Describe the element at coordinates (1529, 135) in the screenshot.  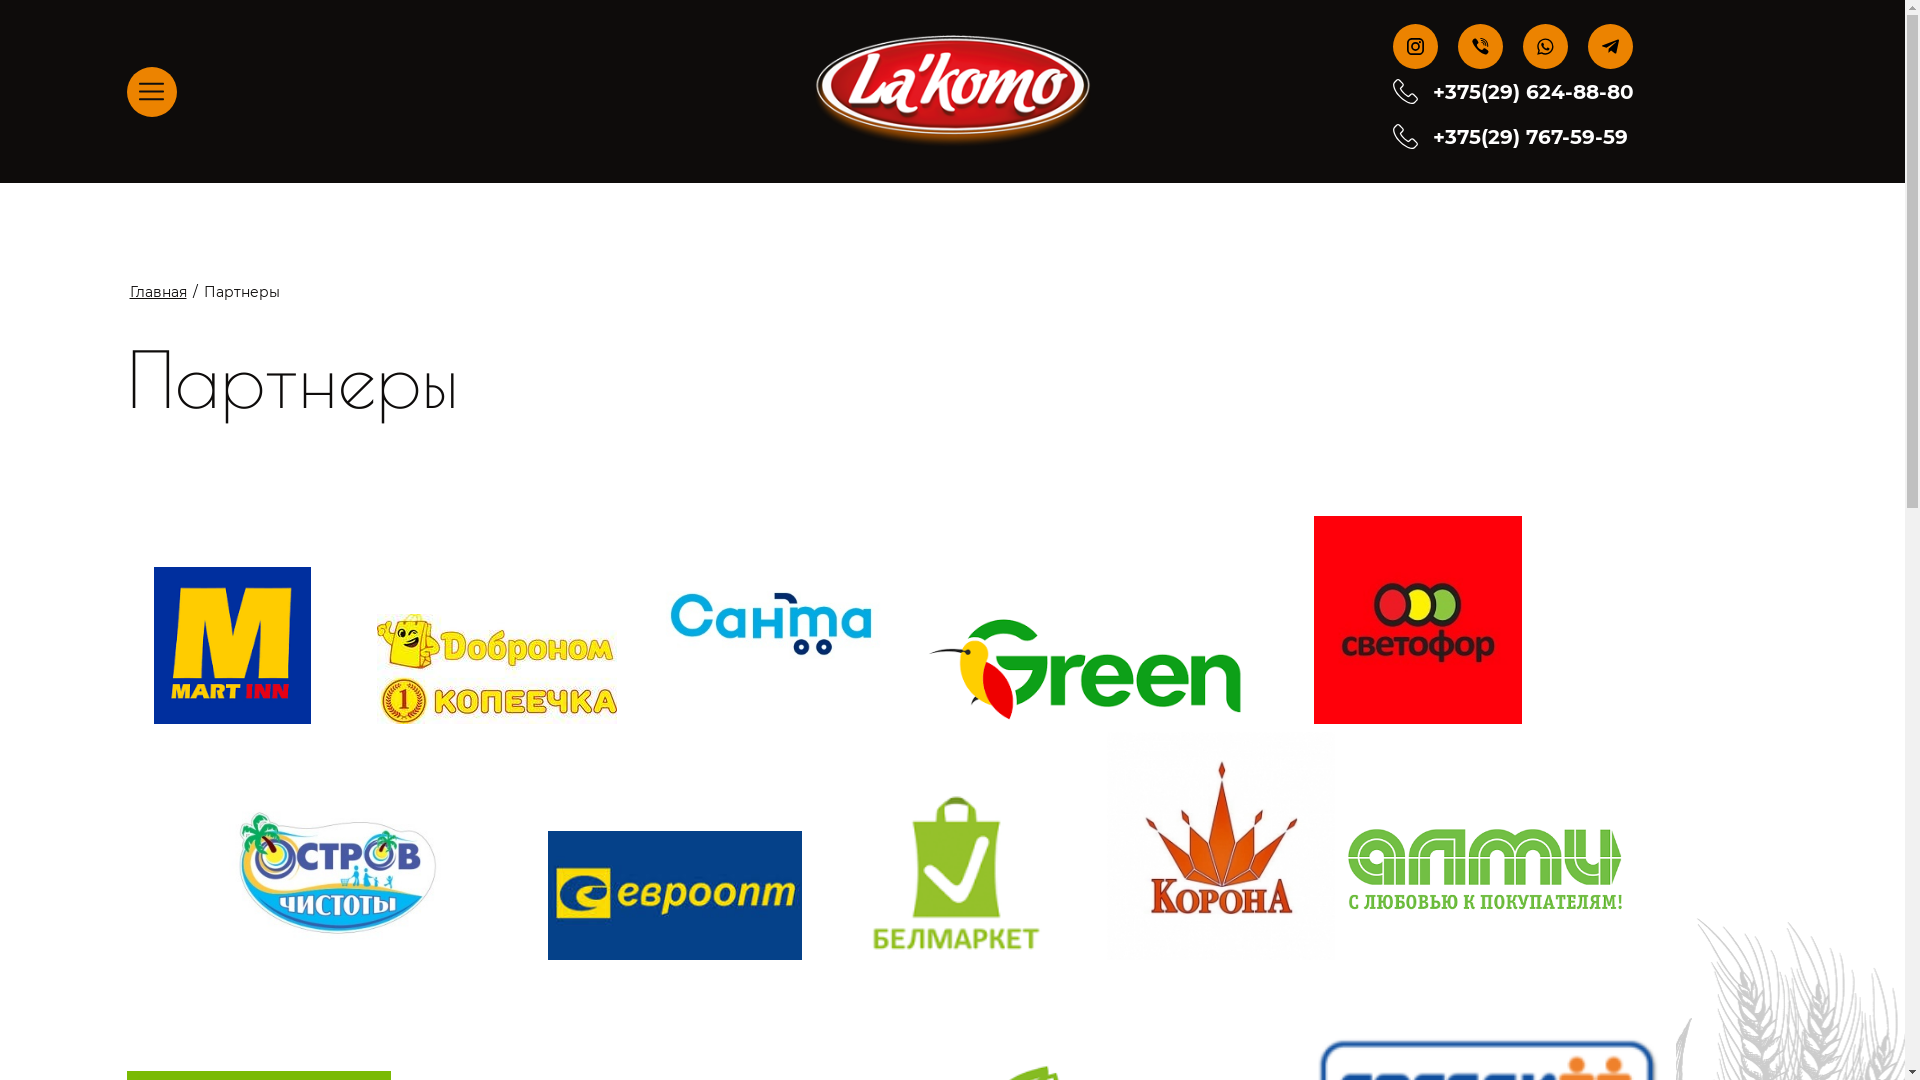
I see `'+375(29) 767-59-59'` at that location.